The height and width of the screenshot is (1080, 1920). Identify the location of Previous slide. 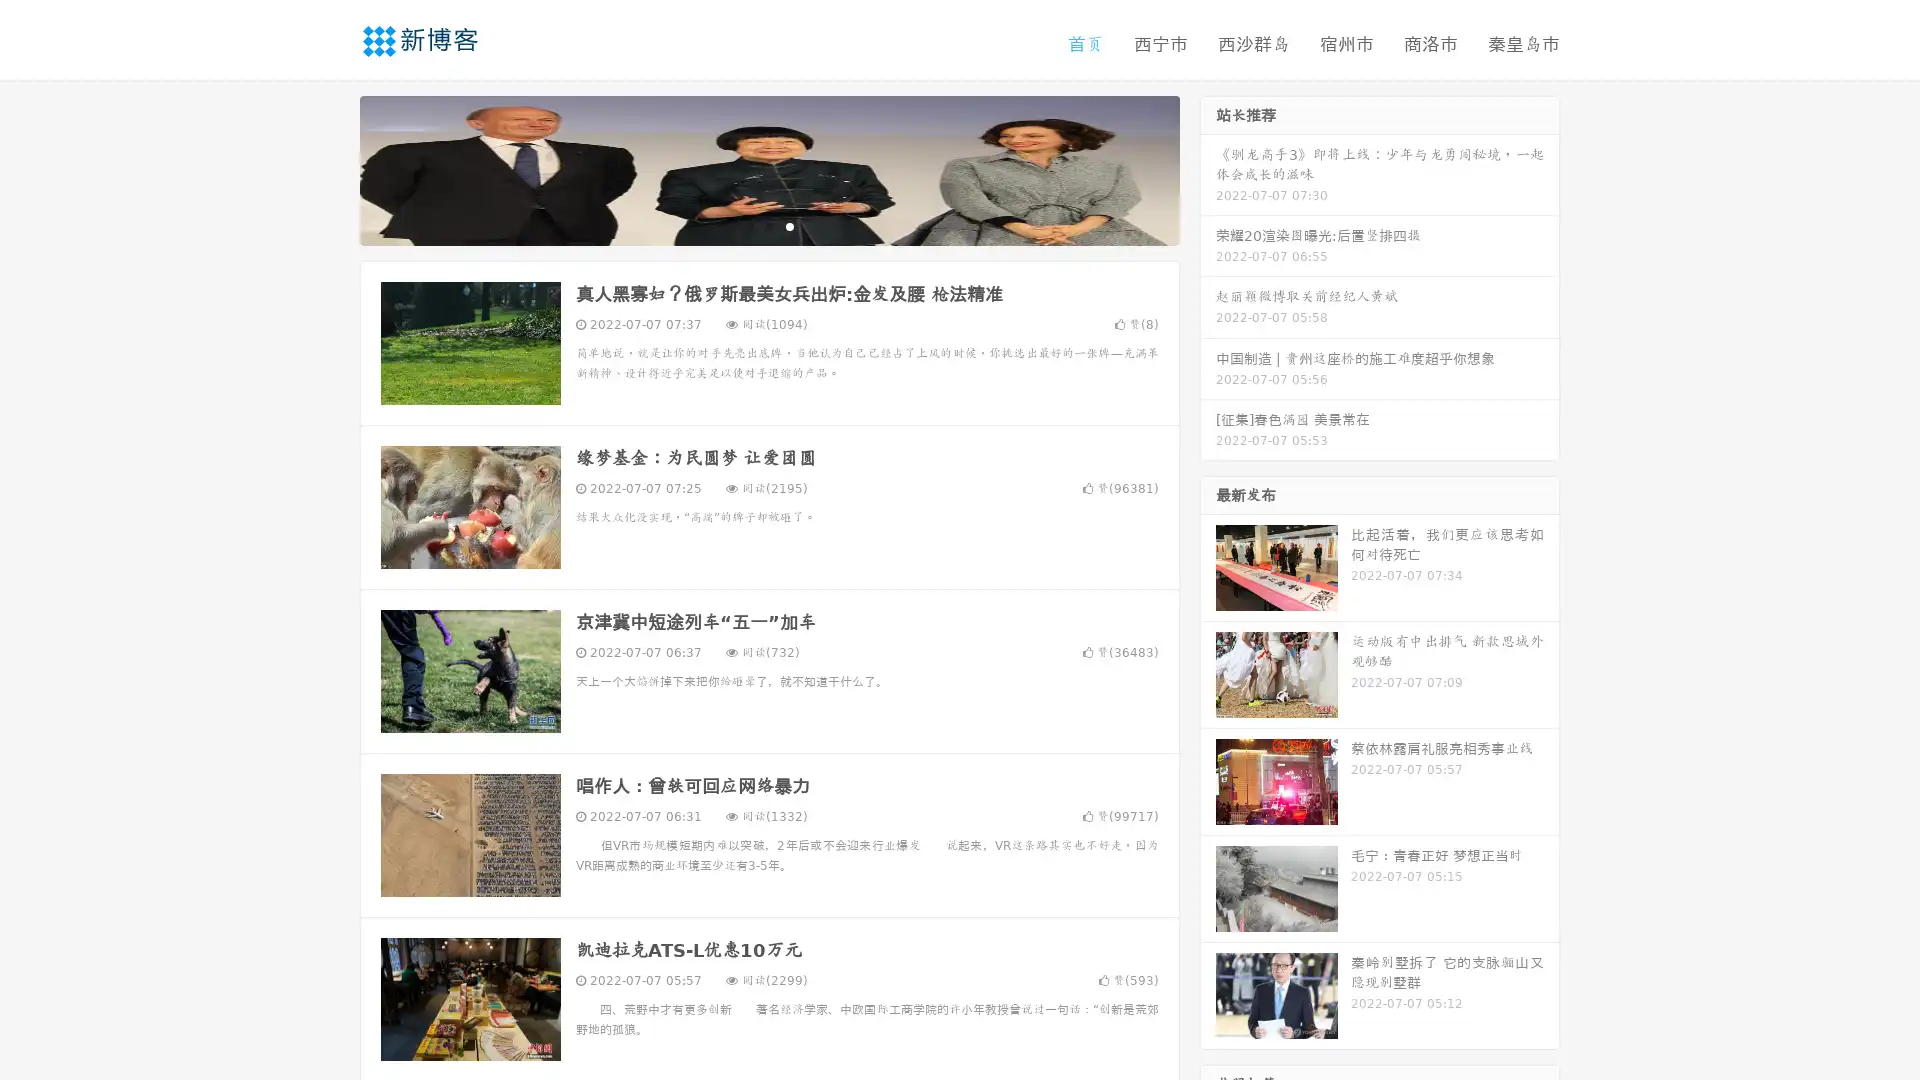
(330, 168).